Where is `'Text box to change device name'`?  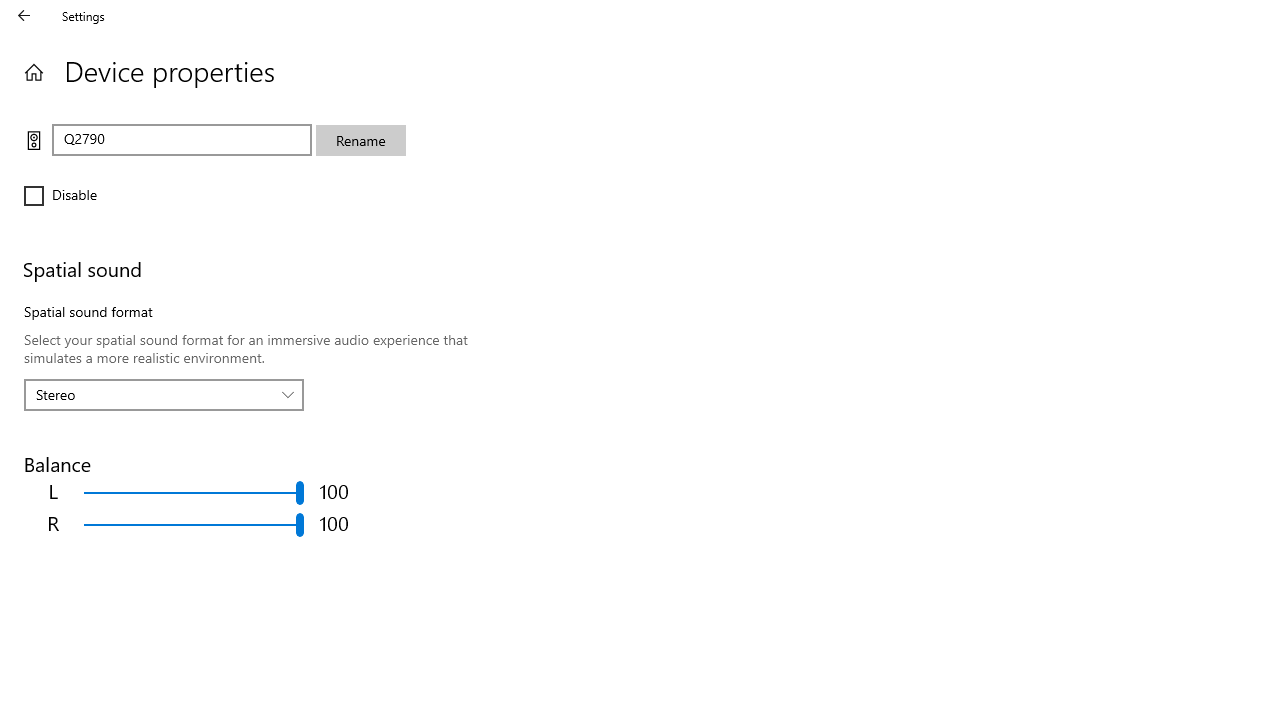
'Text box to change device name' is located at coordinates (182, 139).